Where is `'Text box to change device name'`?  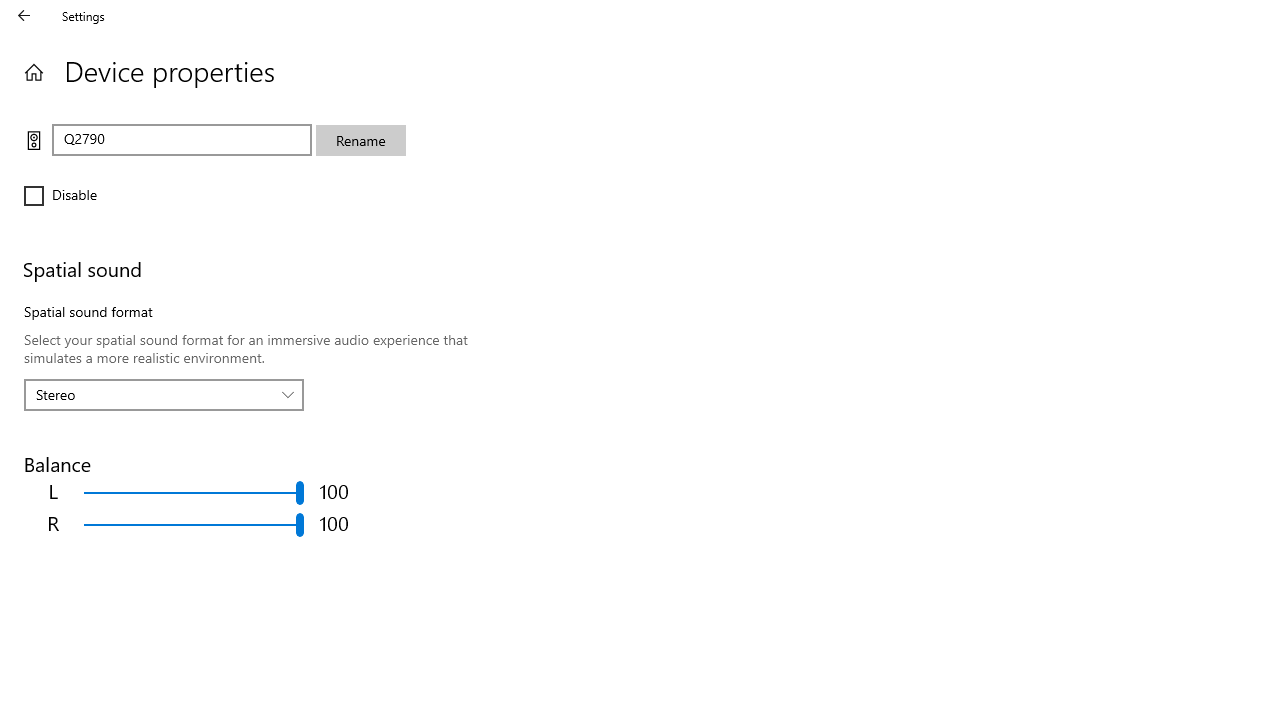
'Text box to change device name' is located at coordinates (182, 139).